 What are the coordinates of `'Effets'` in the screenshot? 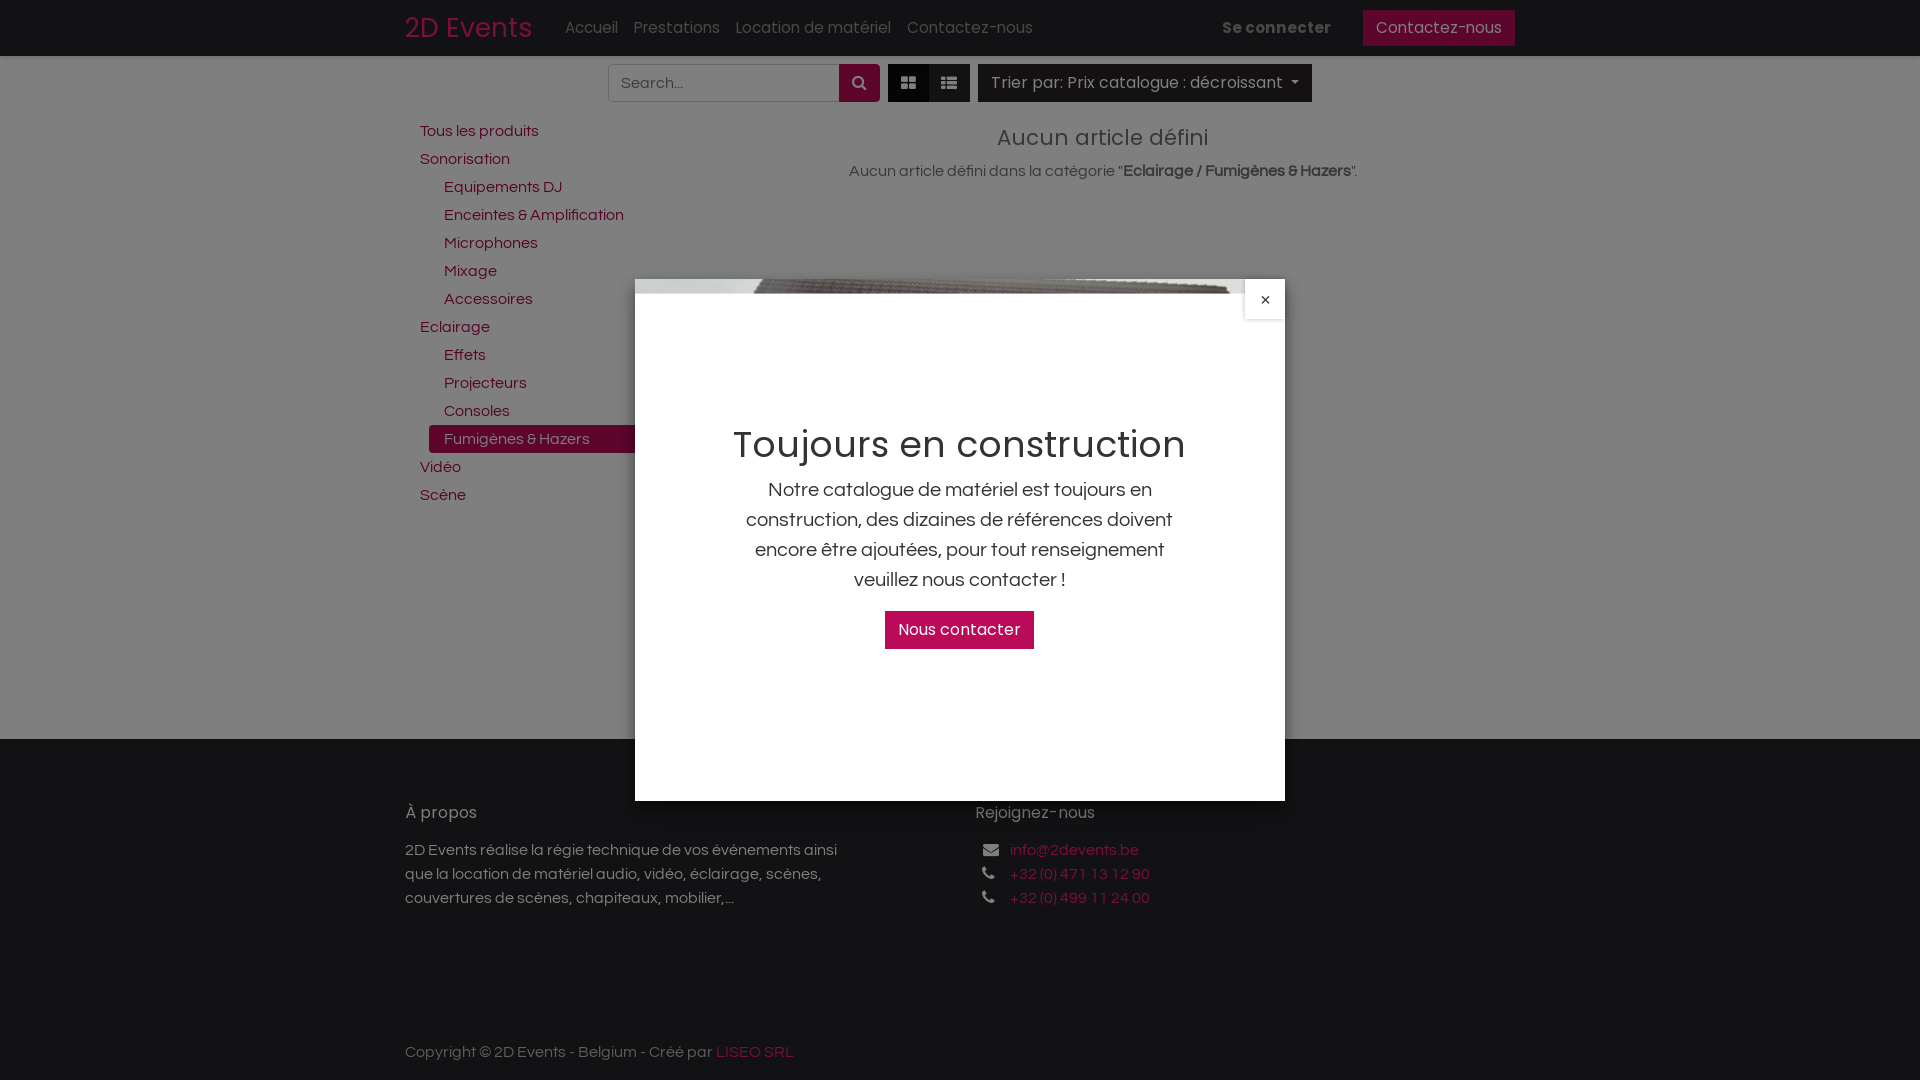 It's located at (544, 353).